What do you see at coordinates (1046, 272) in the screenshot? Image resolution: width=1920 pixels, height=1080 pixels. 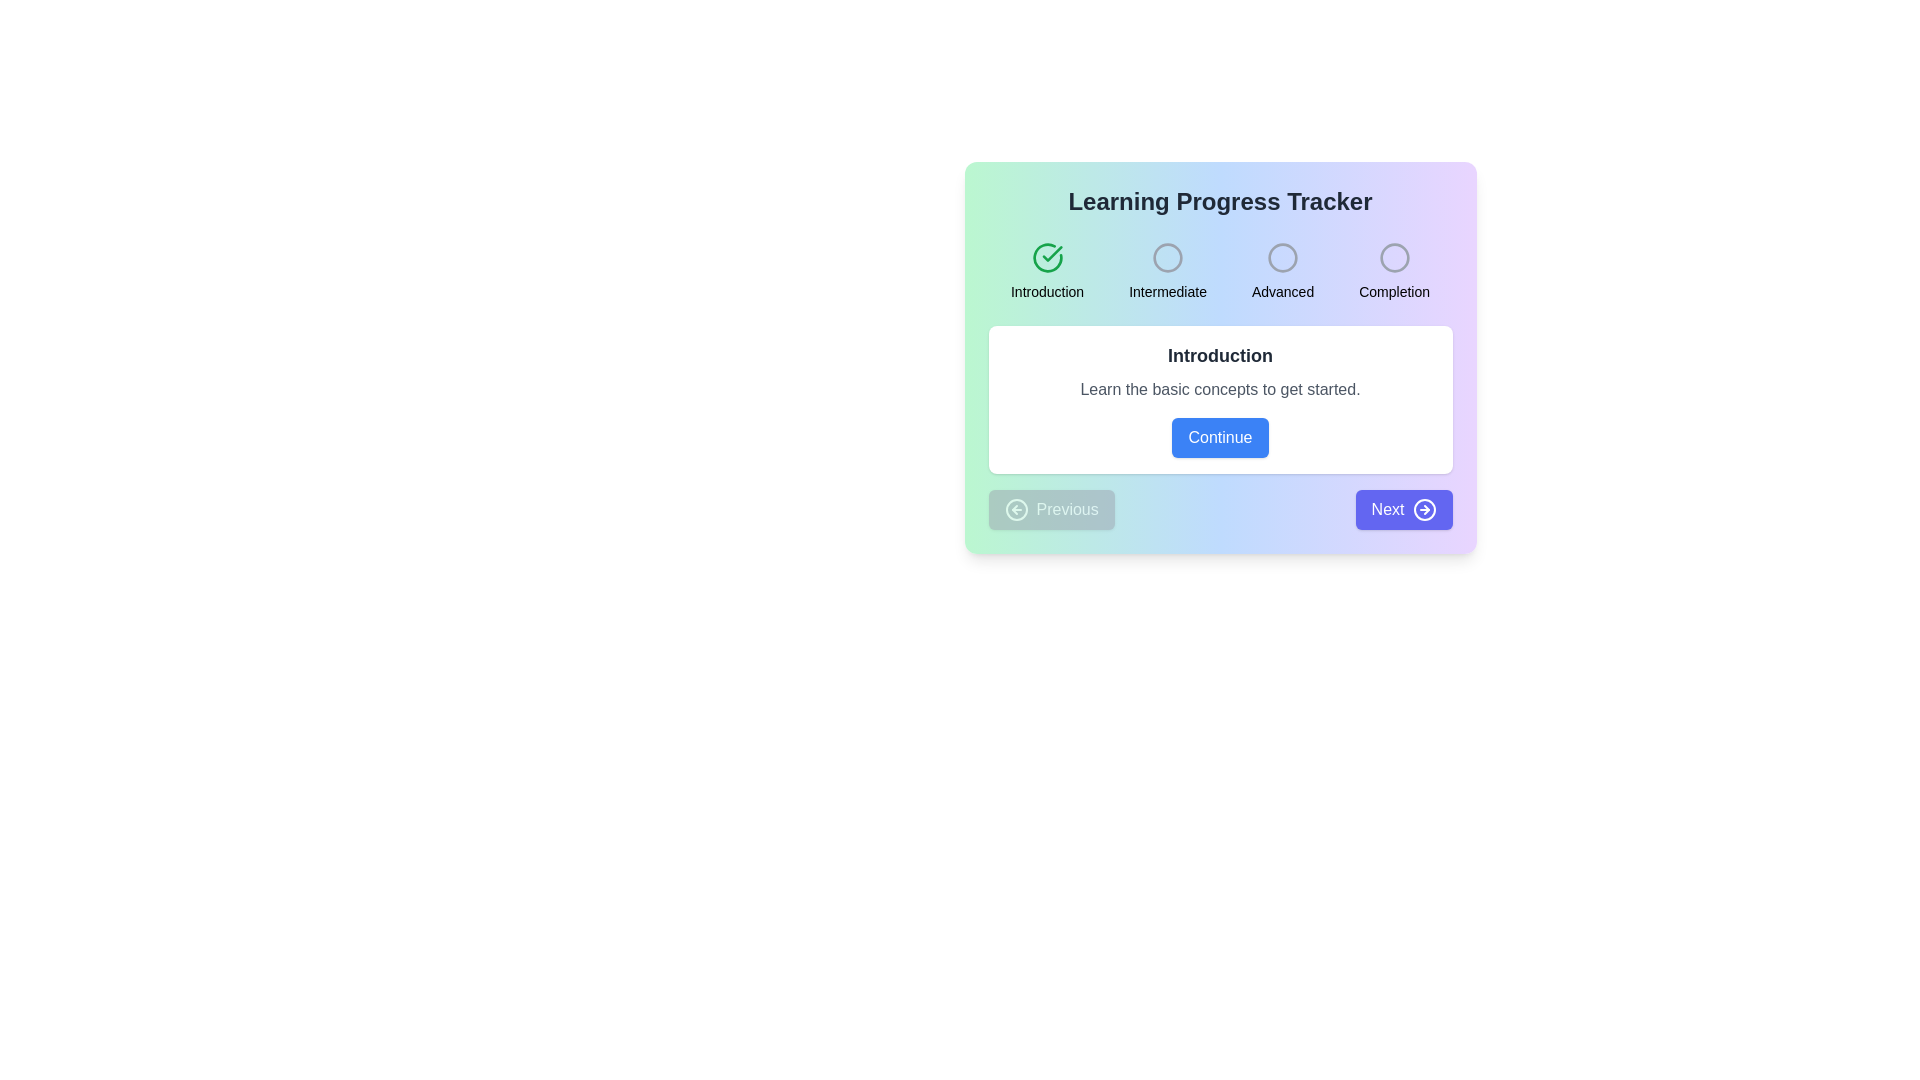 I see `label of the 'Introduction' stage progress indicator, which is located in the upper-left portion of the progress tracker interface, indicating that this stage is complete with a checkmark icon` at bounding box center [1046, 272].